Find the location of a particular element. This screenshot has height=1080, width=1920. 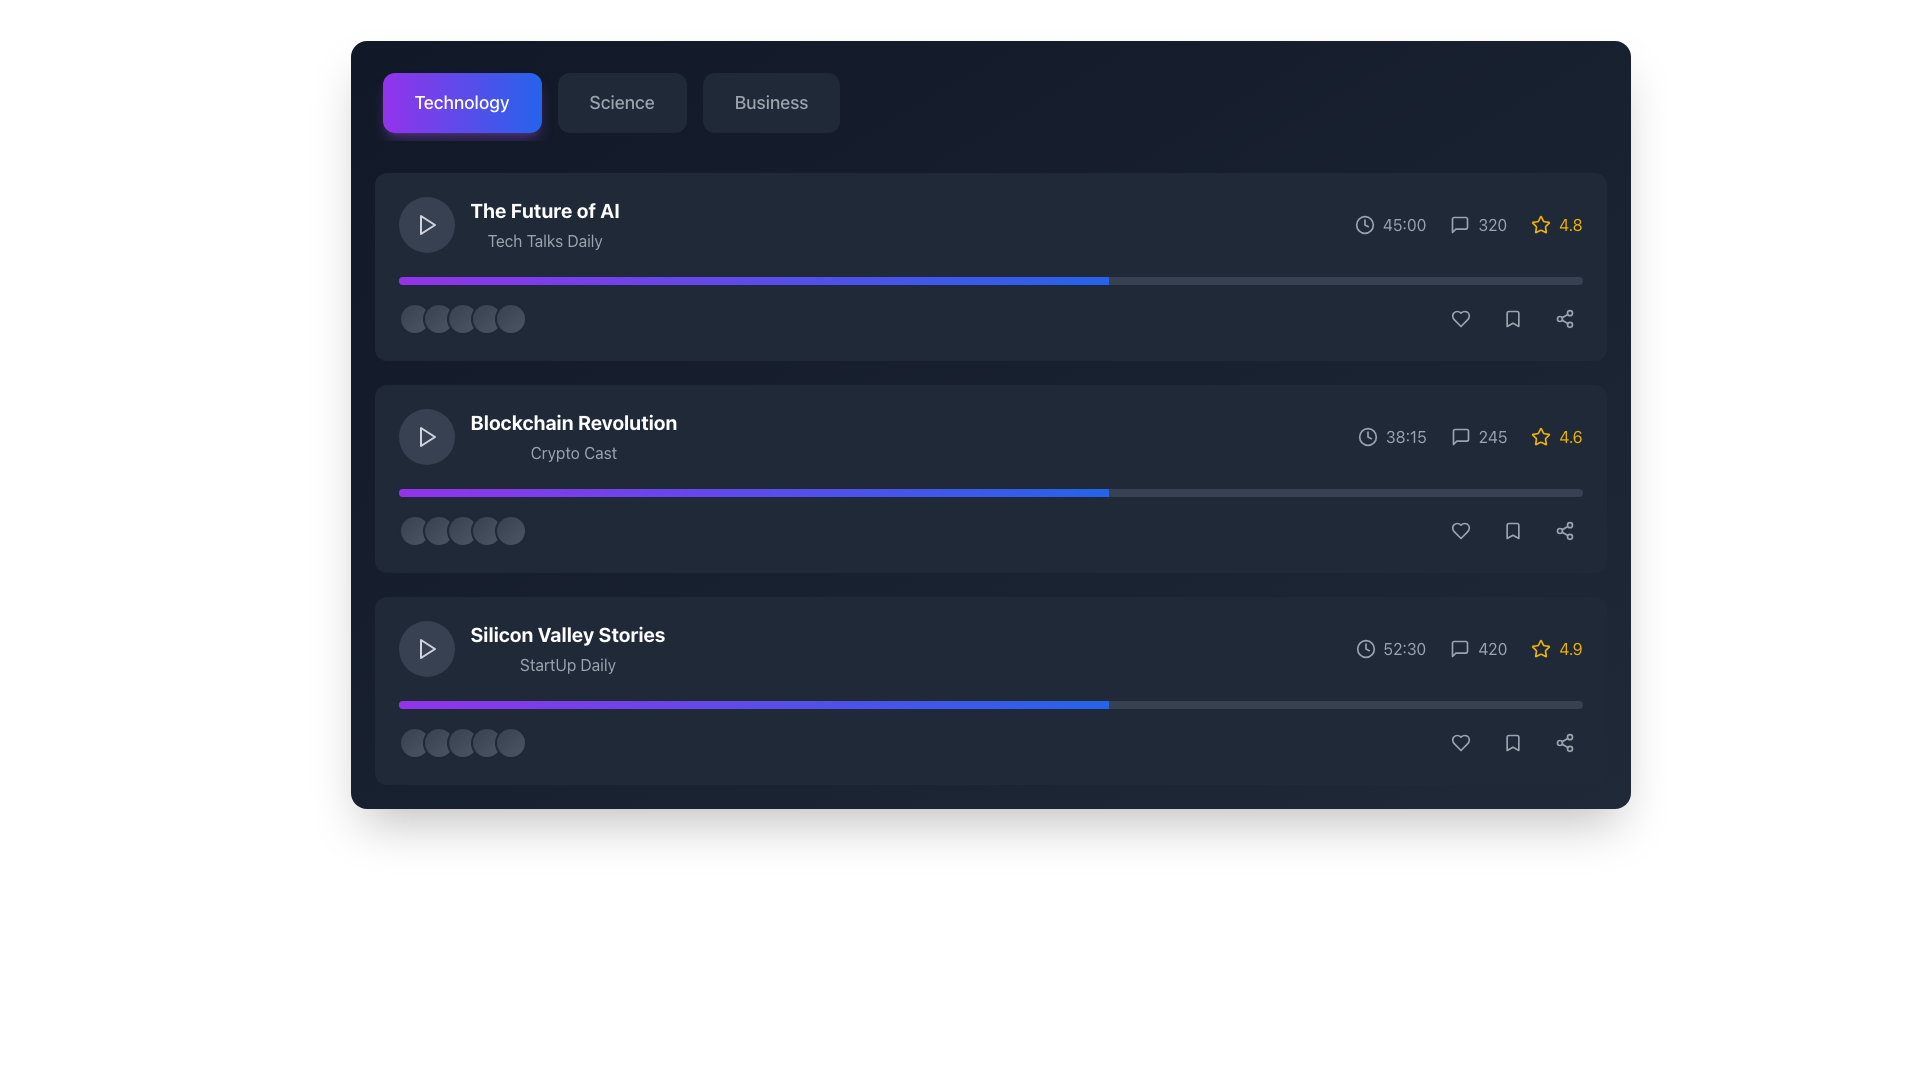

the icon resembling a clock with the text '45:00' in the top-right section of the 'The Future of AI' card is located at coordinates (1389, 224).